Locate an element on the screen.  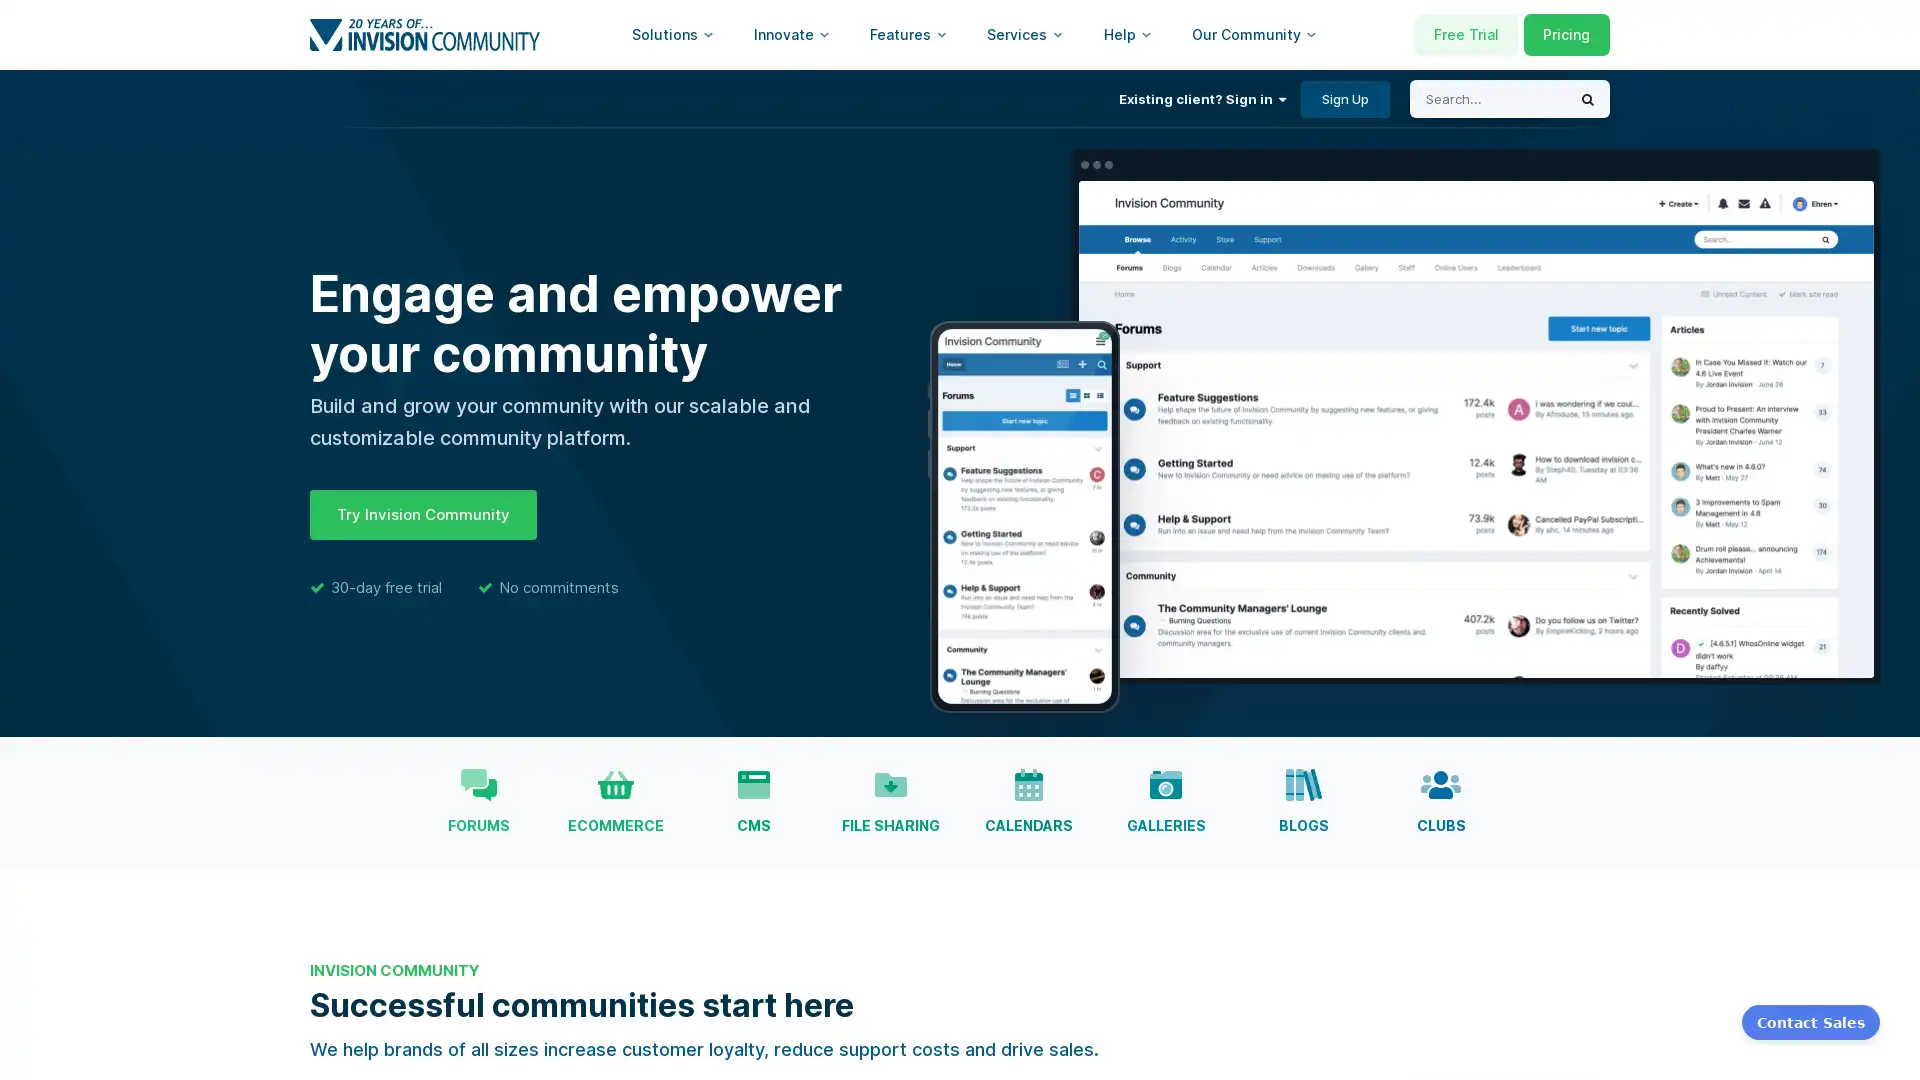
Help is located at coordinates (1128, 34).